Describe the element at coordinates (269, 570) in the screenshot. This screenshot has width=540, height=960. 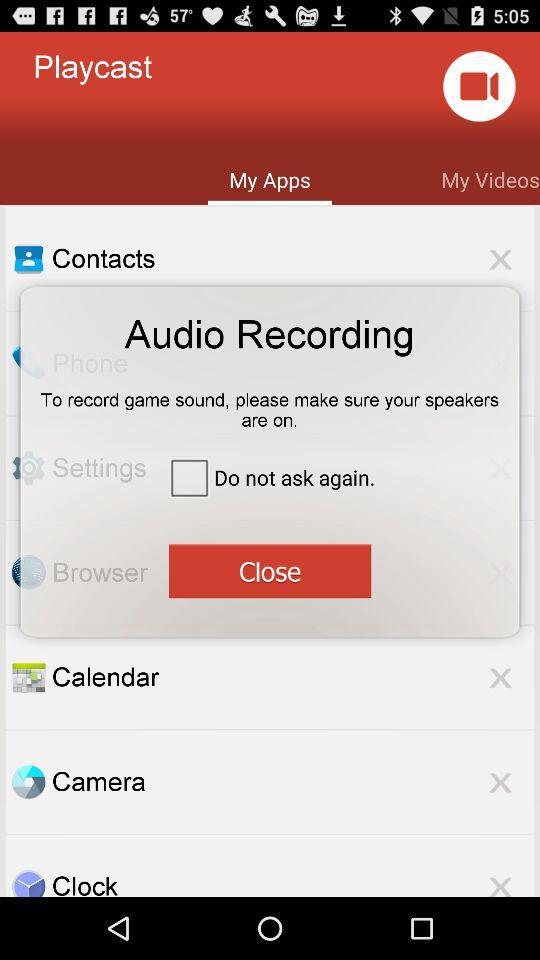
I see `the item below do not ask icon` at that location.